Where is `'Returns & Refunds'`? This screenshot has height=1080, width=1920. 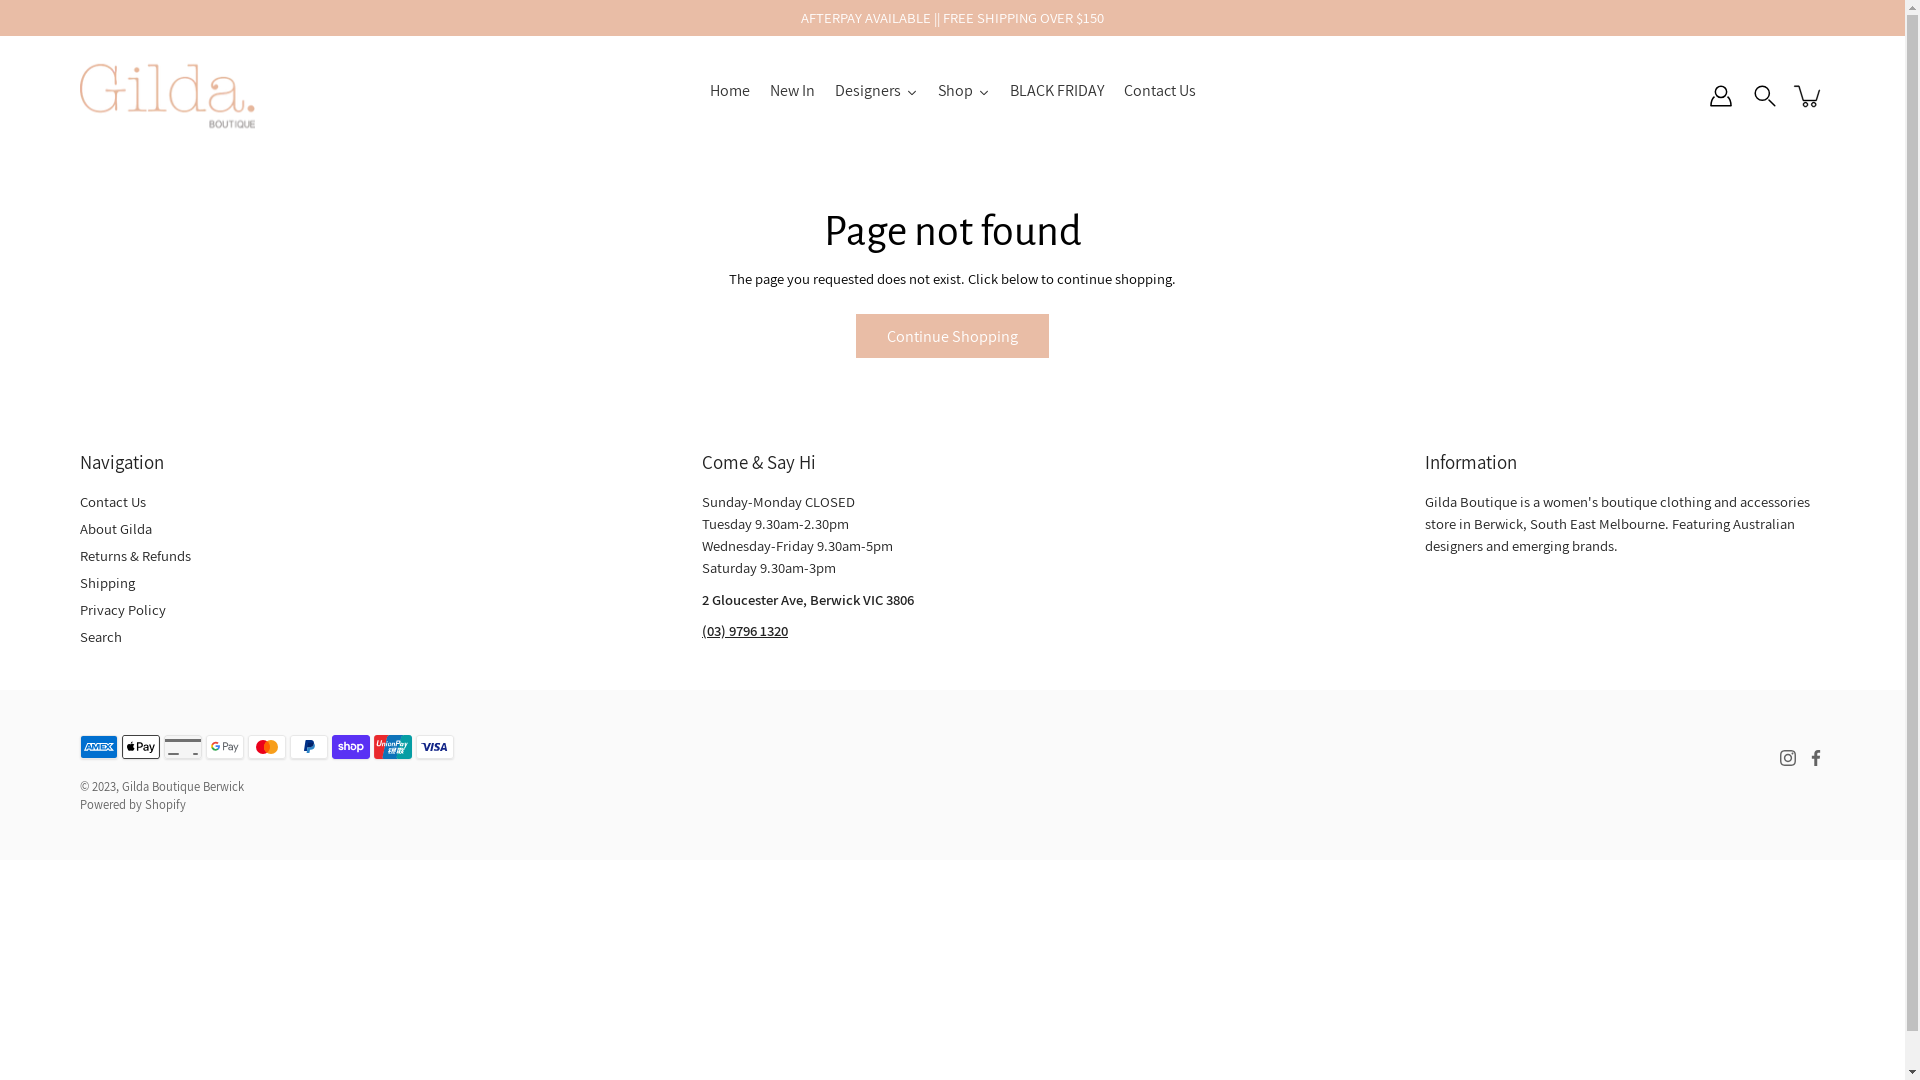 'Returns & Refunds' is located at coordinates (134, 555).